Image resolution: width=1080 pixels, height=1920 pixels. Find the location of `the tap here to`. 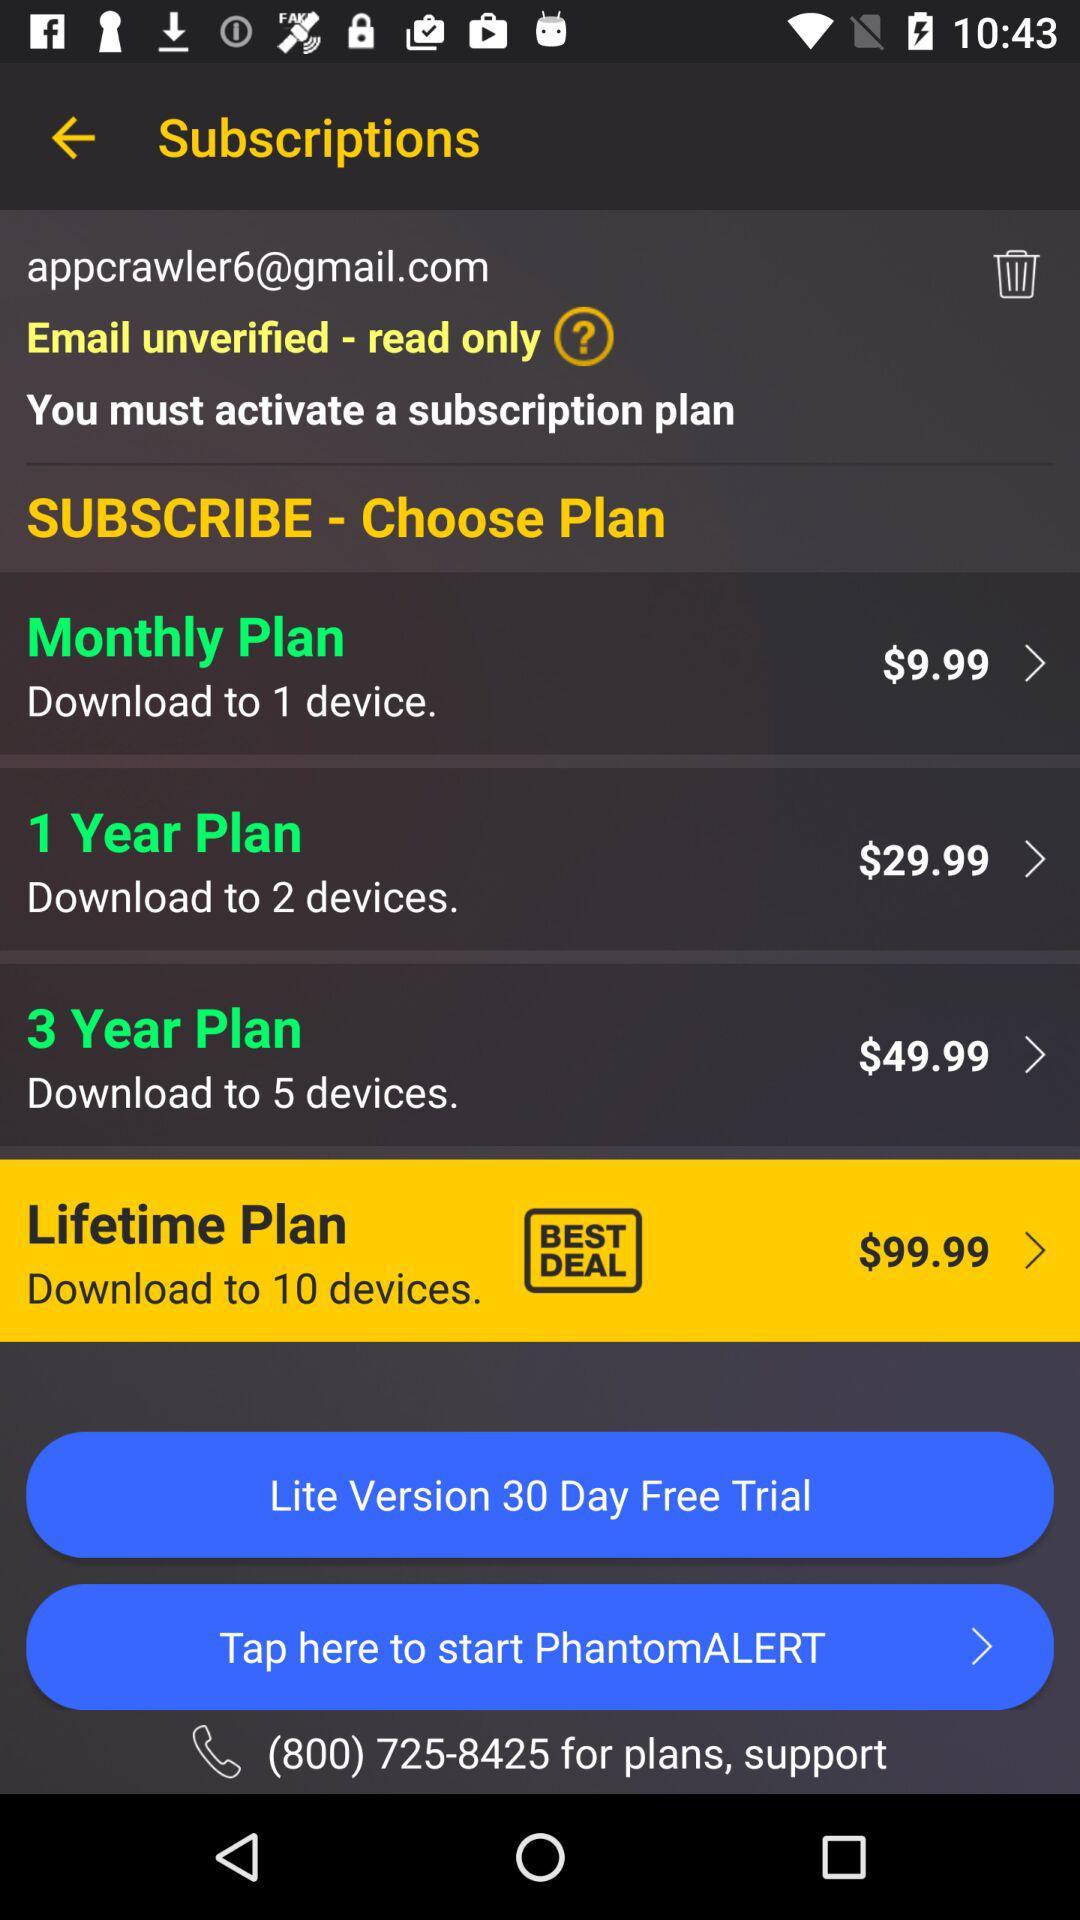

the tap here to is located at coordinates (540, 1646).